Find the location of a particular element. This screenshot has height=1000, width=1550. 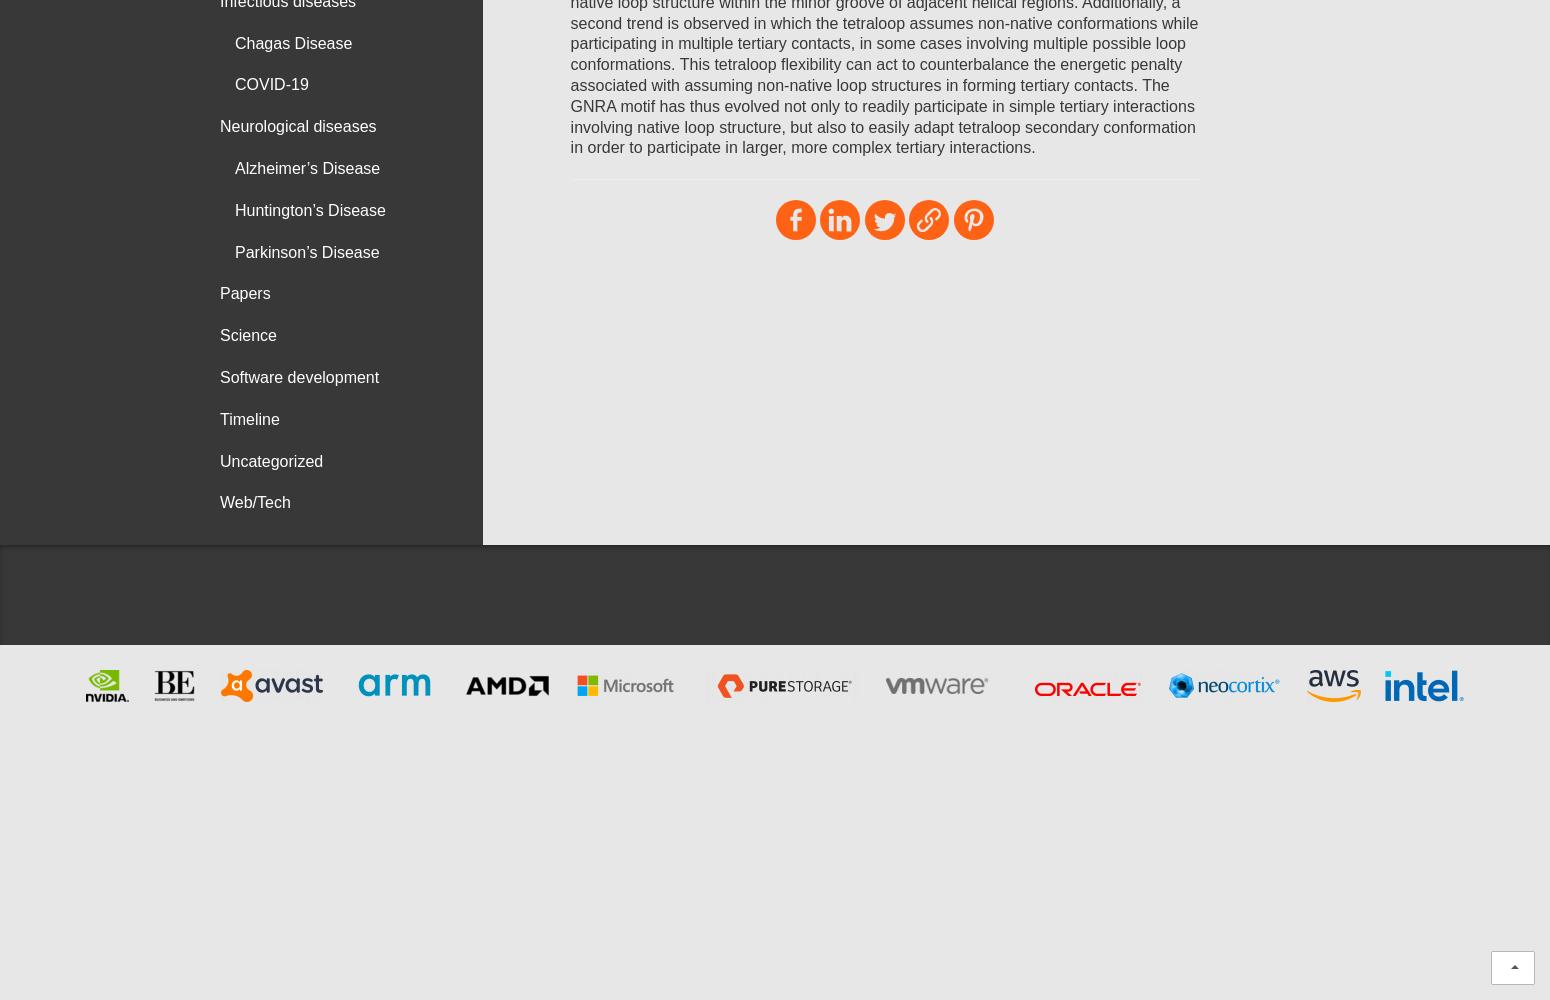

'Web/Tech' is located at coordinates (254, 502).